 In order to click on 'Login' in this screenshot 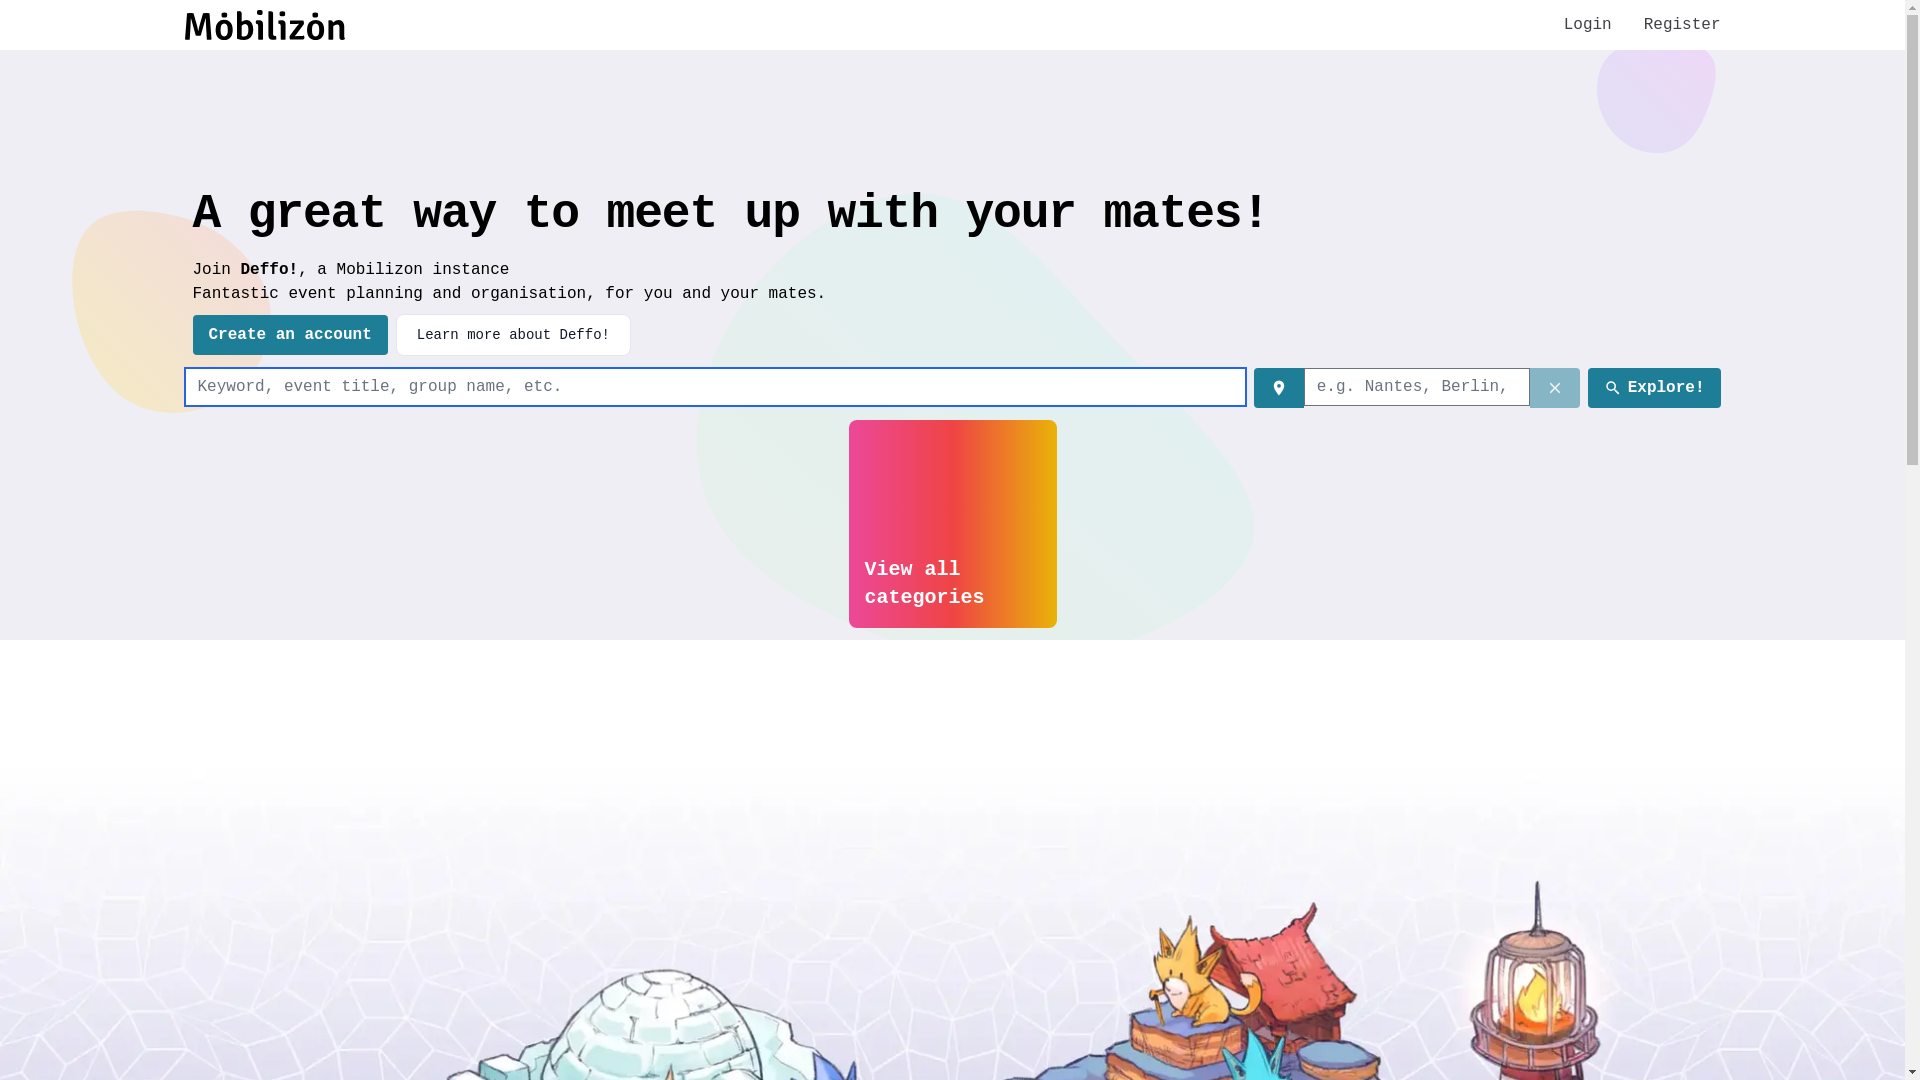, I will do `click(1587, 24)`.